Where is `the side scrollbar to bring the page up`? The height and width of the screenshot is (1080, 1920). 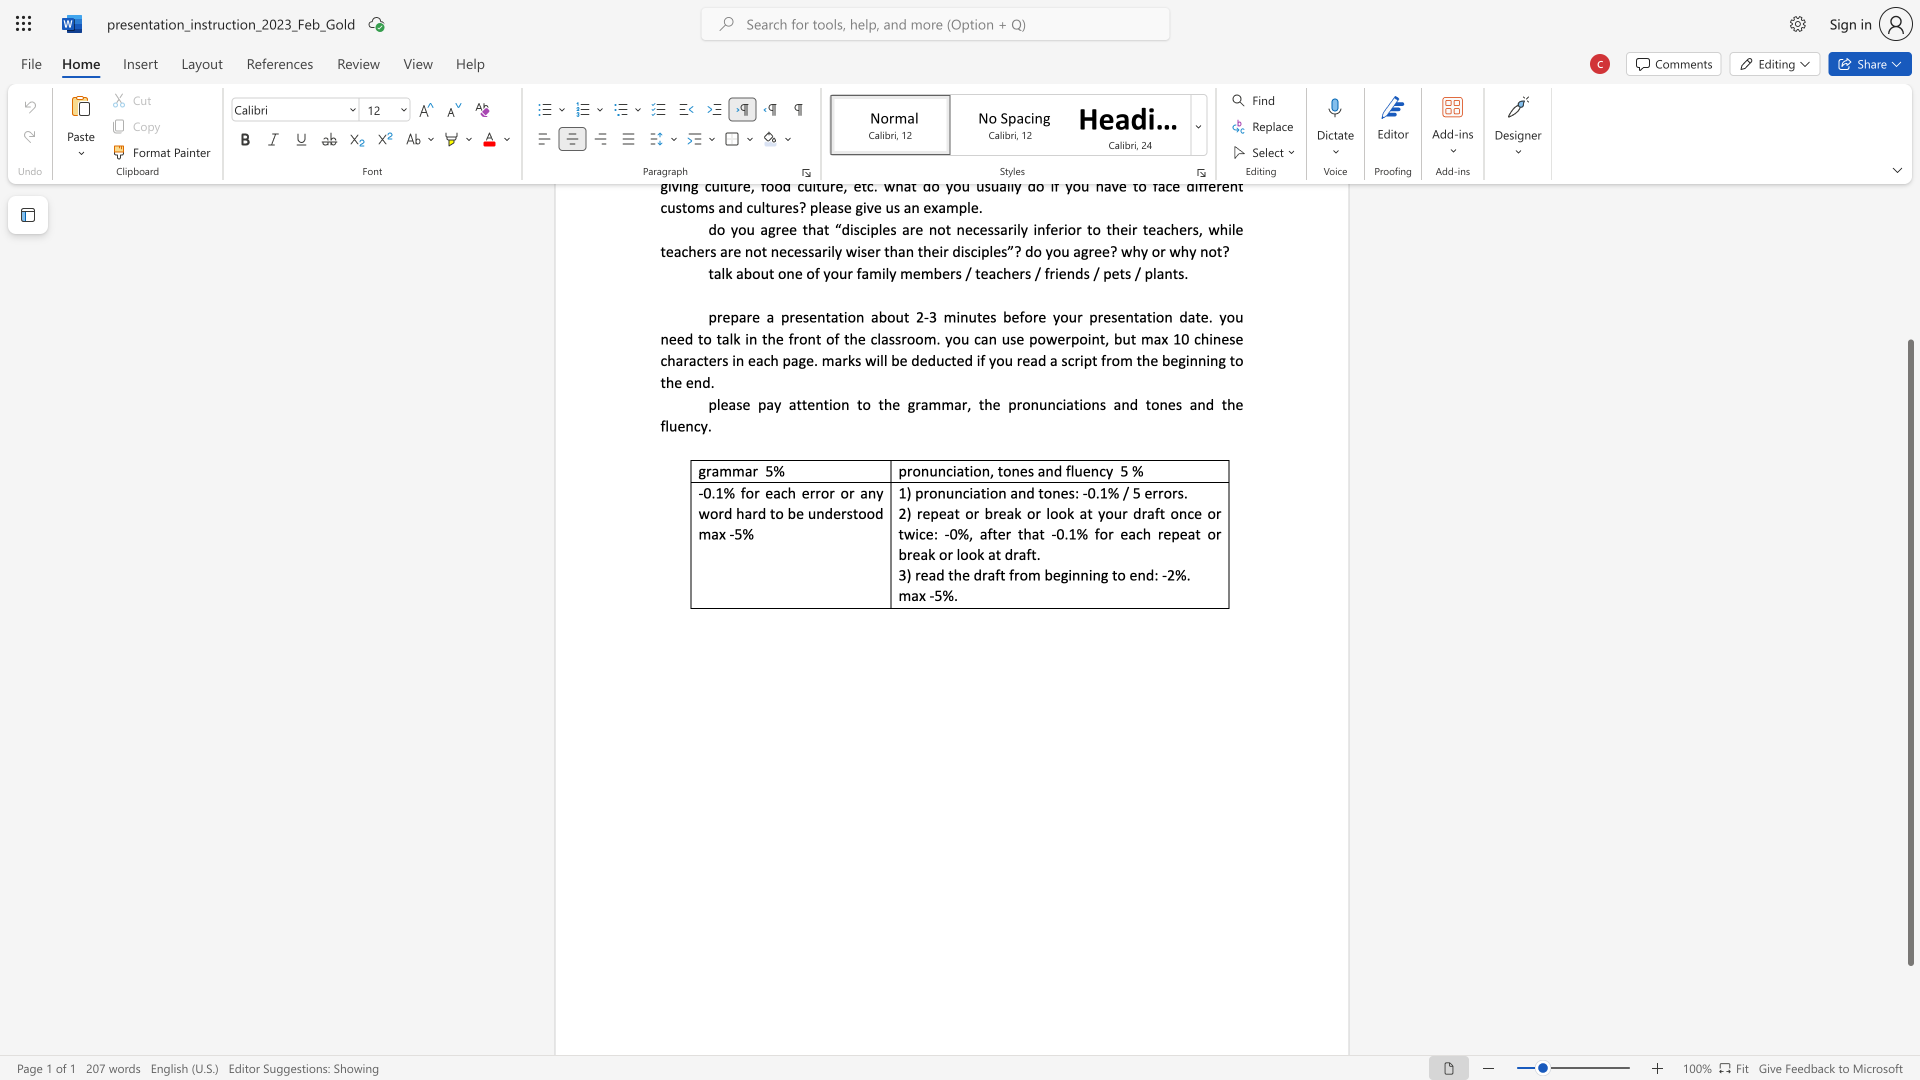 the side scrollbar to bring the page up is located at coordinates (1909, 258).